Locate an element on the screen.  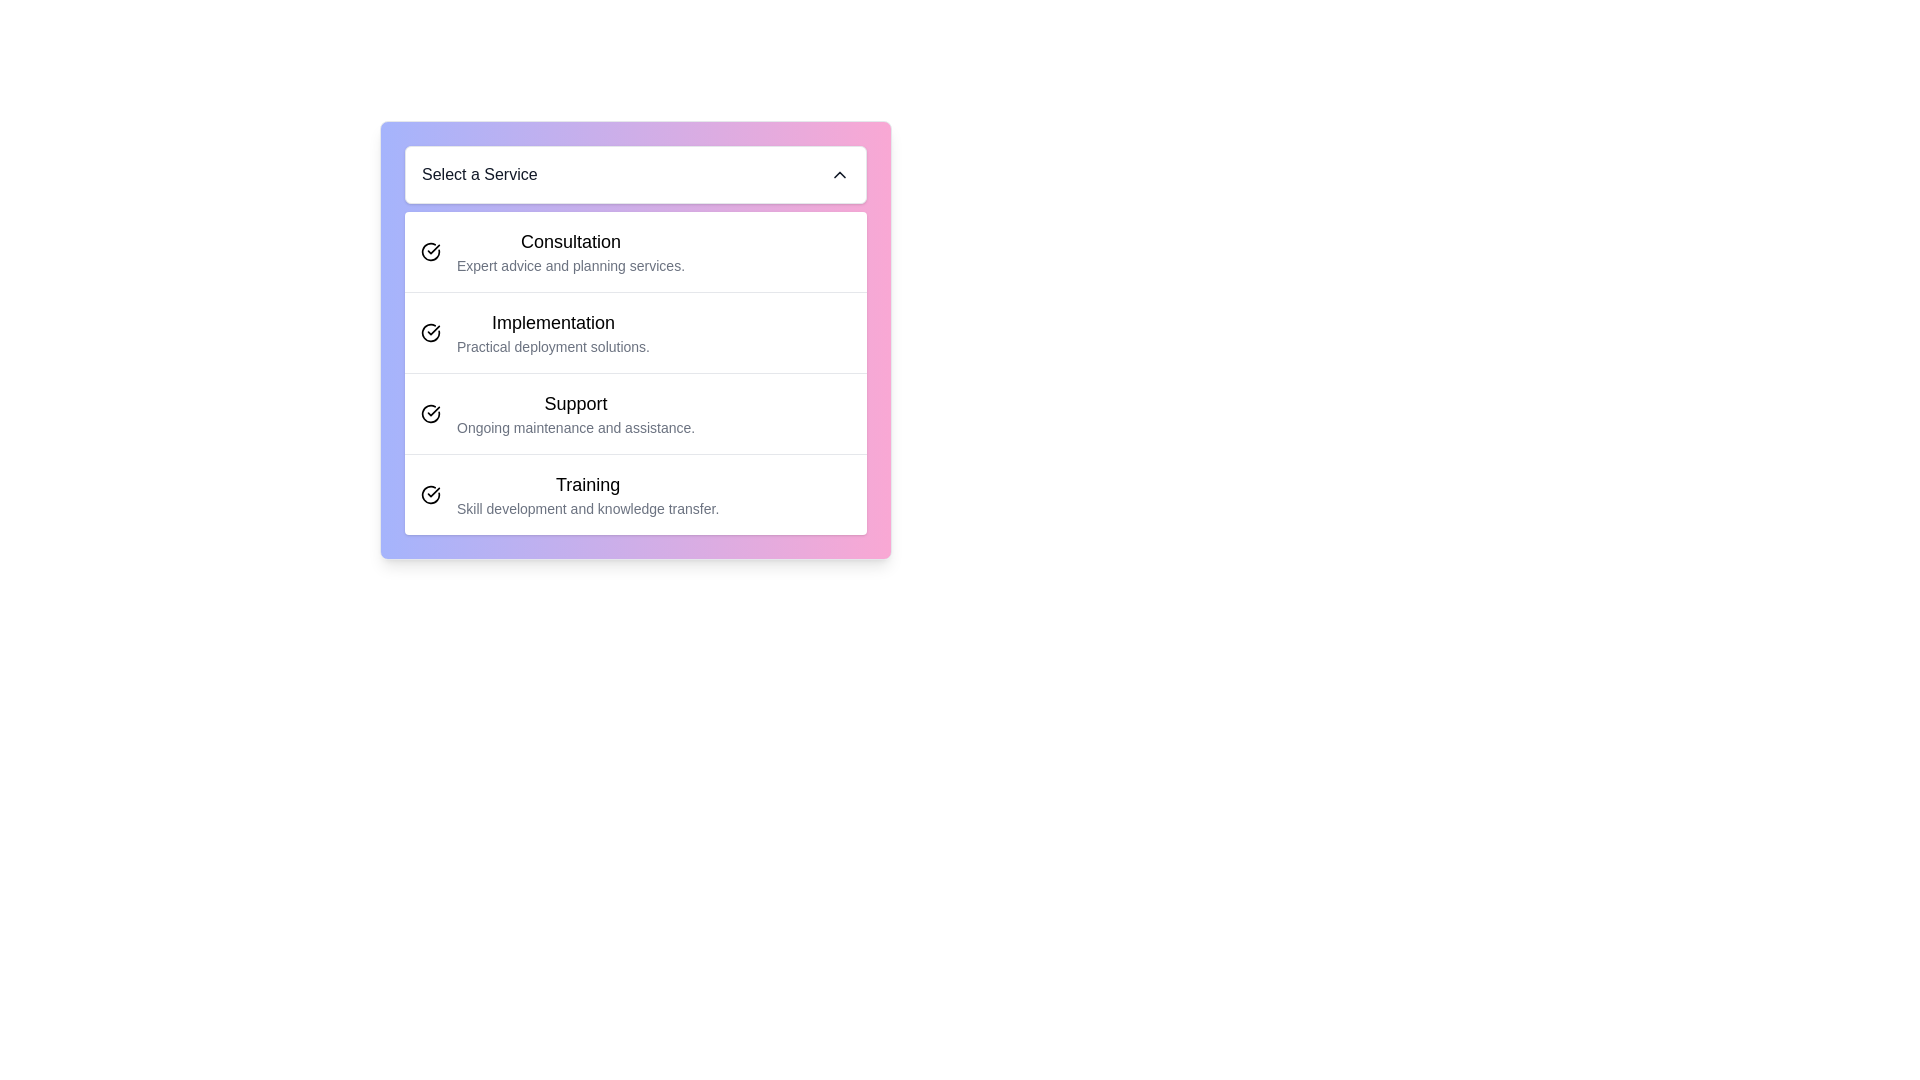
the header text or label within the list item that is positioned second under 'Select a Service', directly above 'Practical deployment solutions' and below 'Consultation' is located at coordinates (553, 322).